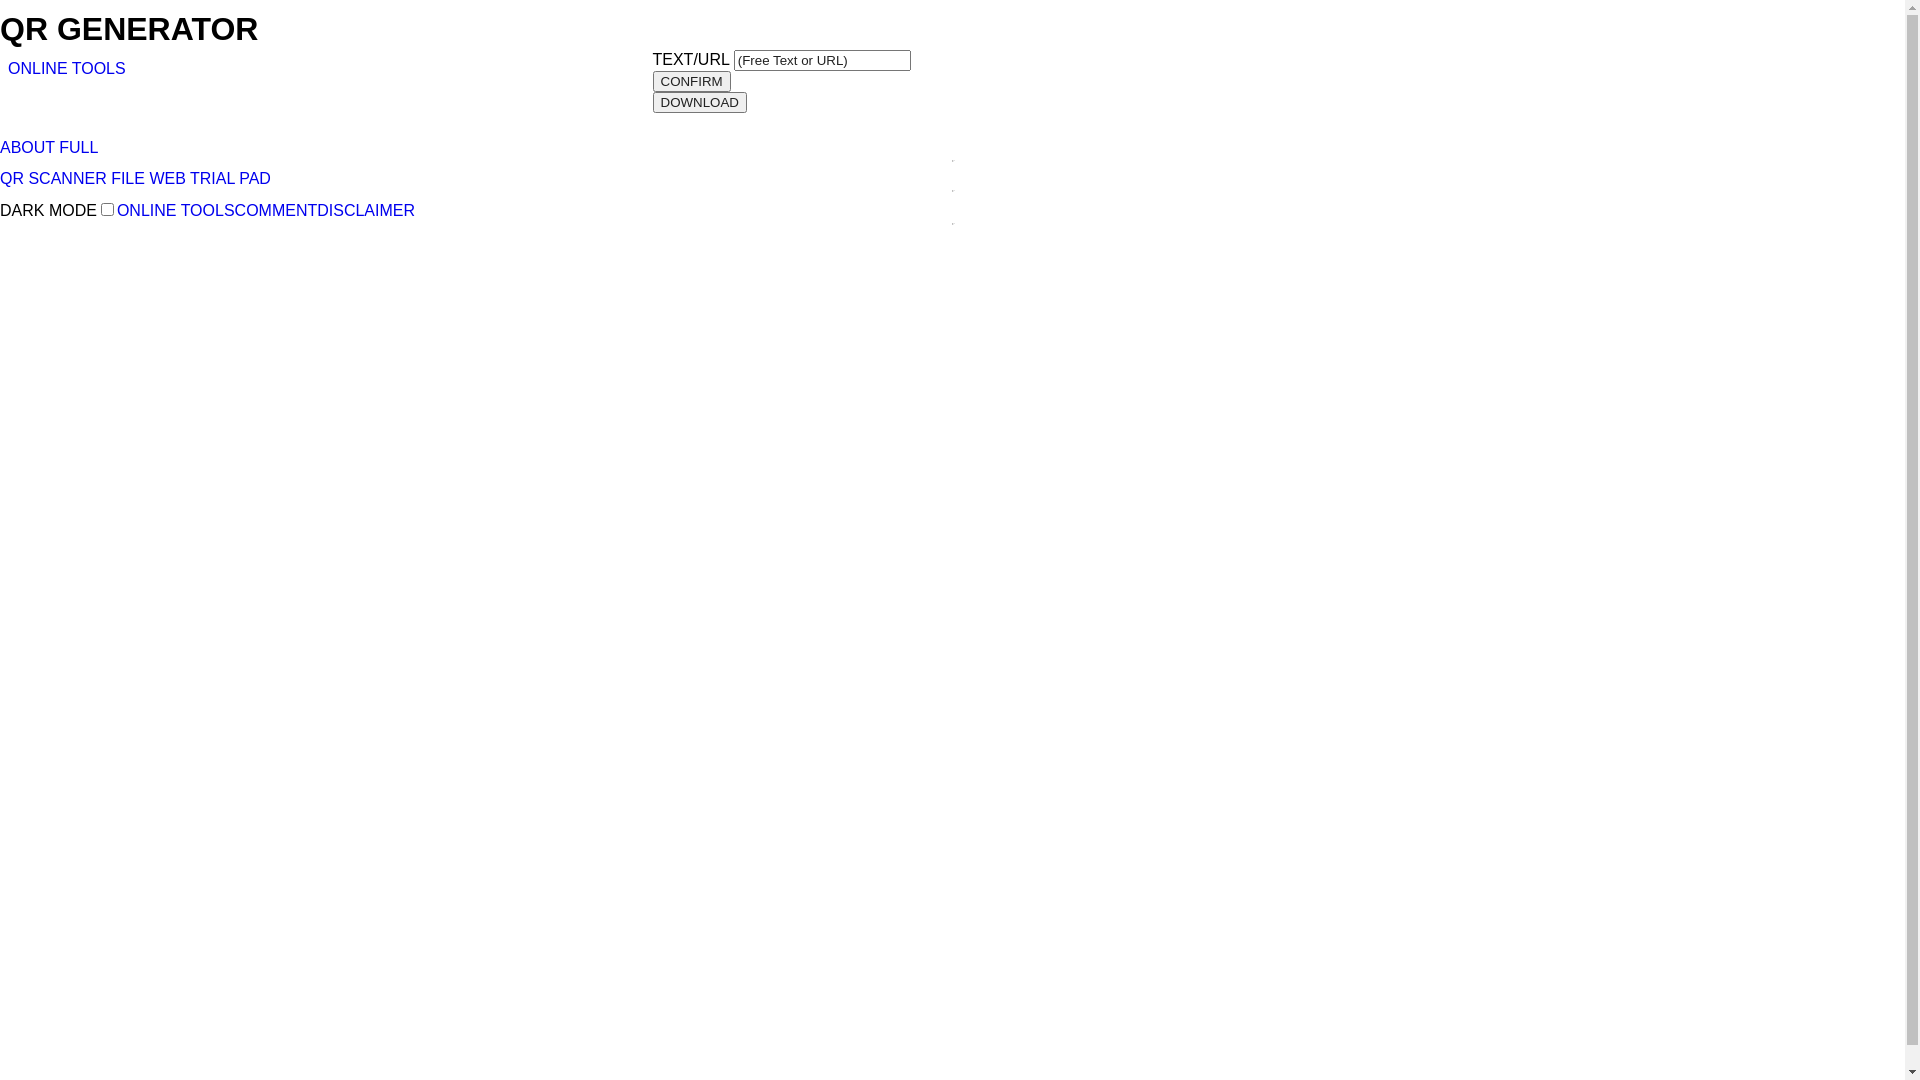 The height and width of the screenshot is (1080, 1920). What do you see at coordinates (109, 177) in the screenshot?
I see `'FILE WEB'` at bounding box center [109, 177].